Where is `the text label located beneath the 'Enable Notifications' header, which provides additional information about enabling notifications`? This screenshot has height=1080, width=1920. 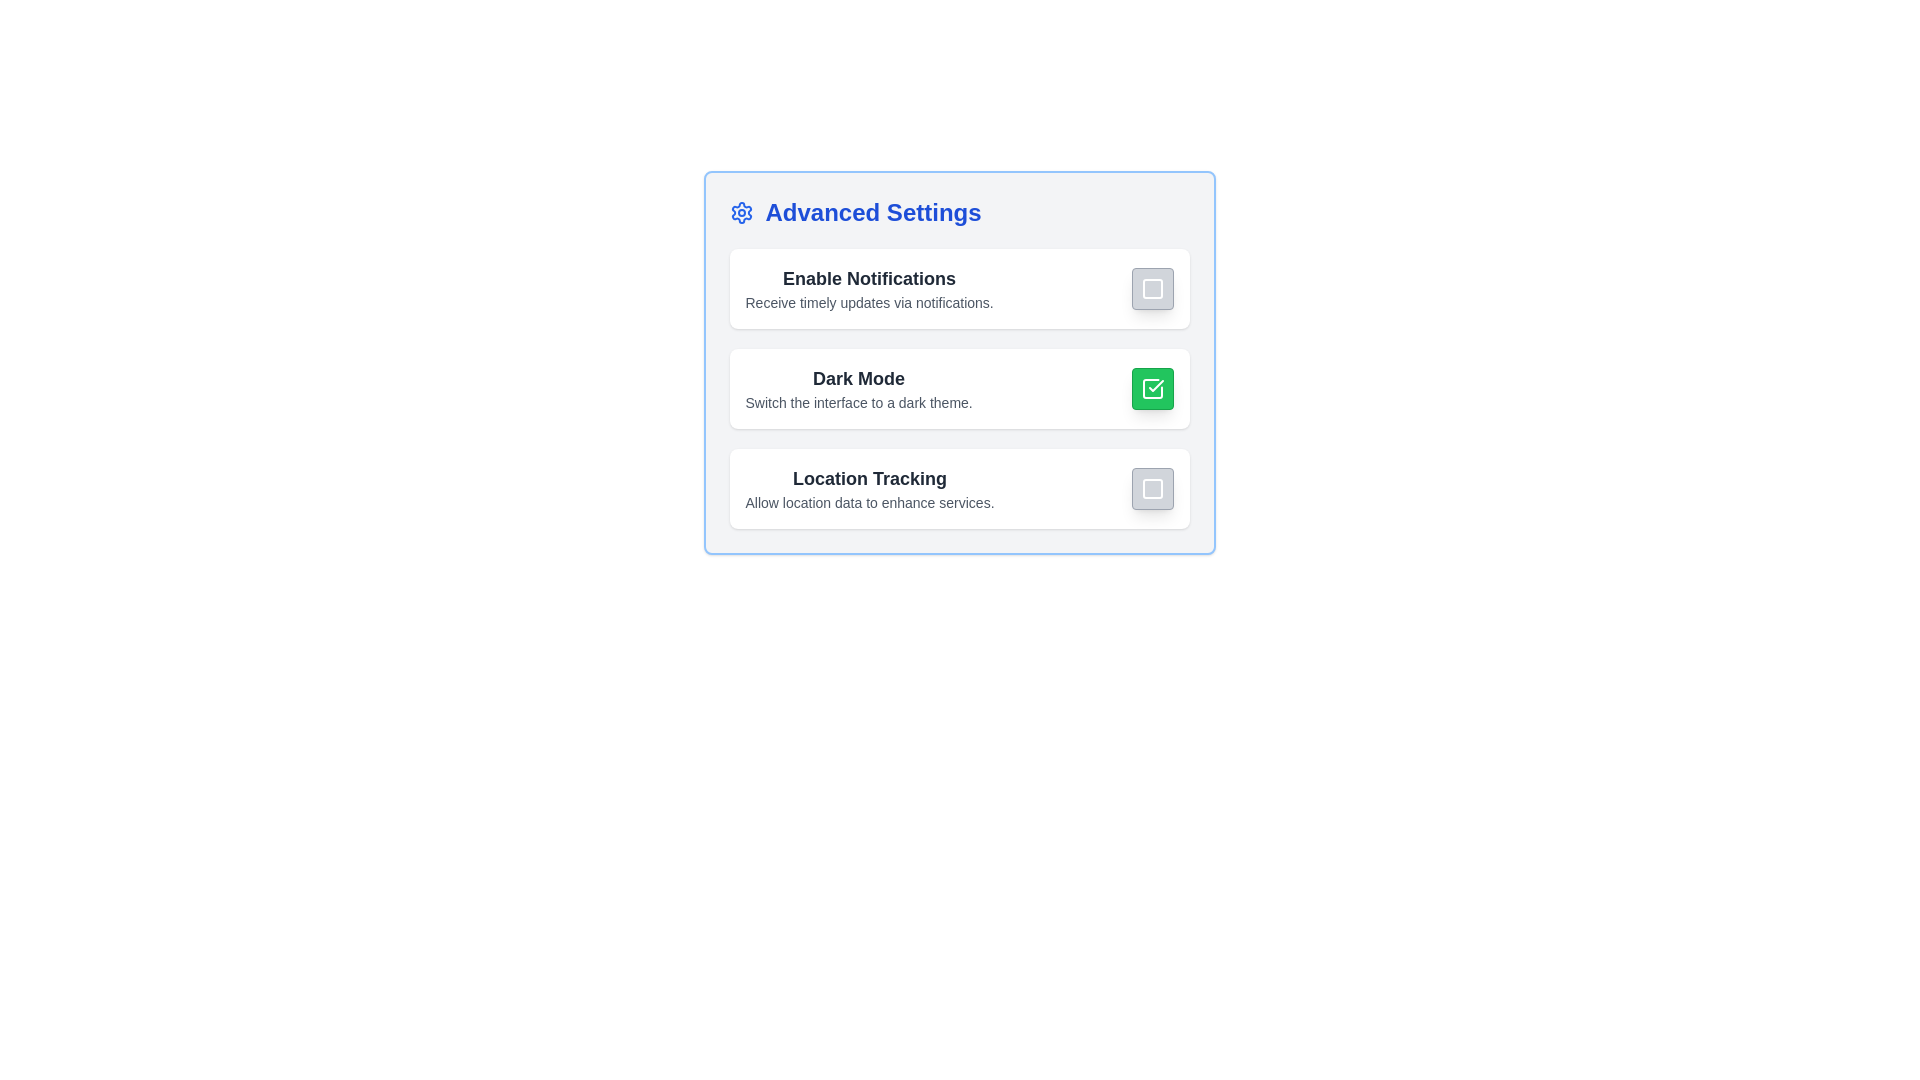
the text label located beneath the 'Enable Notifications' header, which provides additional information about enabling notifications is located at coordinates (869, 303).